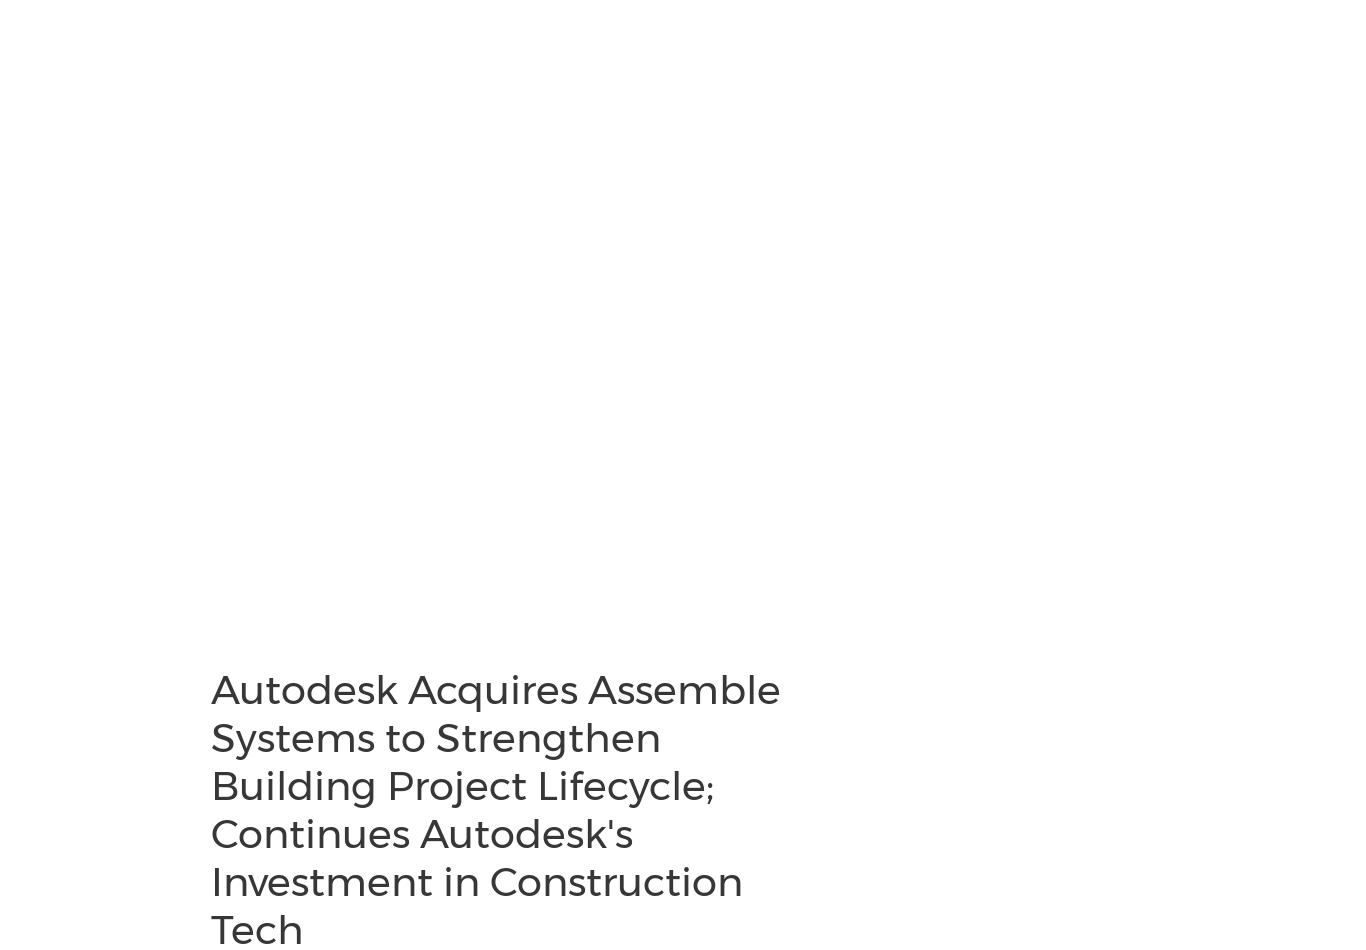  Describe the element at coordinates (40, 191) in the screenshot. I see `'All Products'` at that location.